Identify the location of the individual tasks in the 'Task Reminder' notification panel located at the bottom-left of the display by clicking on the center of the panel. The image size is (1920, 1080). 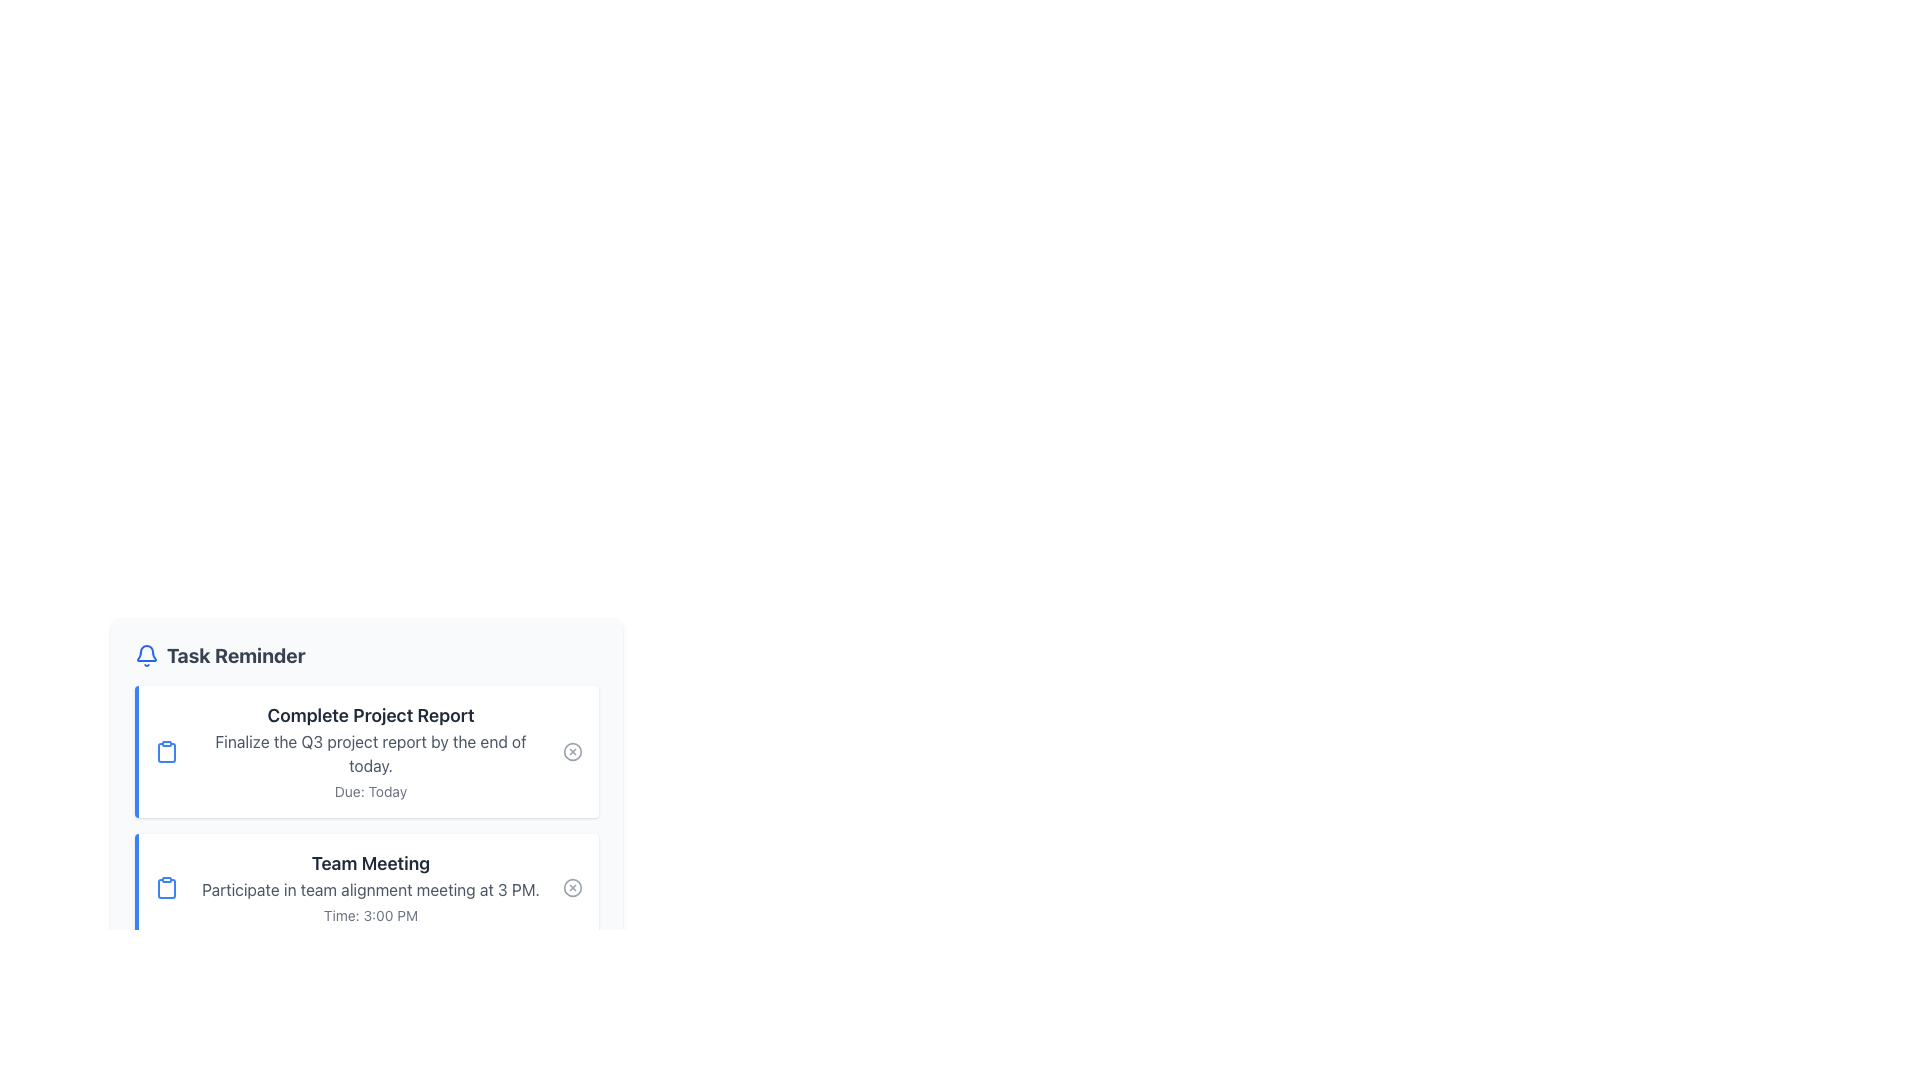
(366, 762).